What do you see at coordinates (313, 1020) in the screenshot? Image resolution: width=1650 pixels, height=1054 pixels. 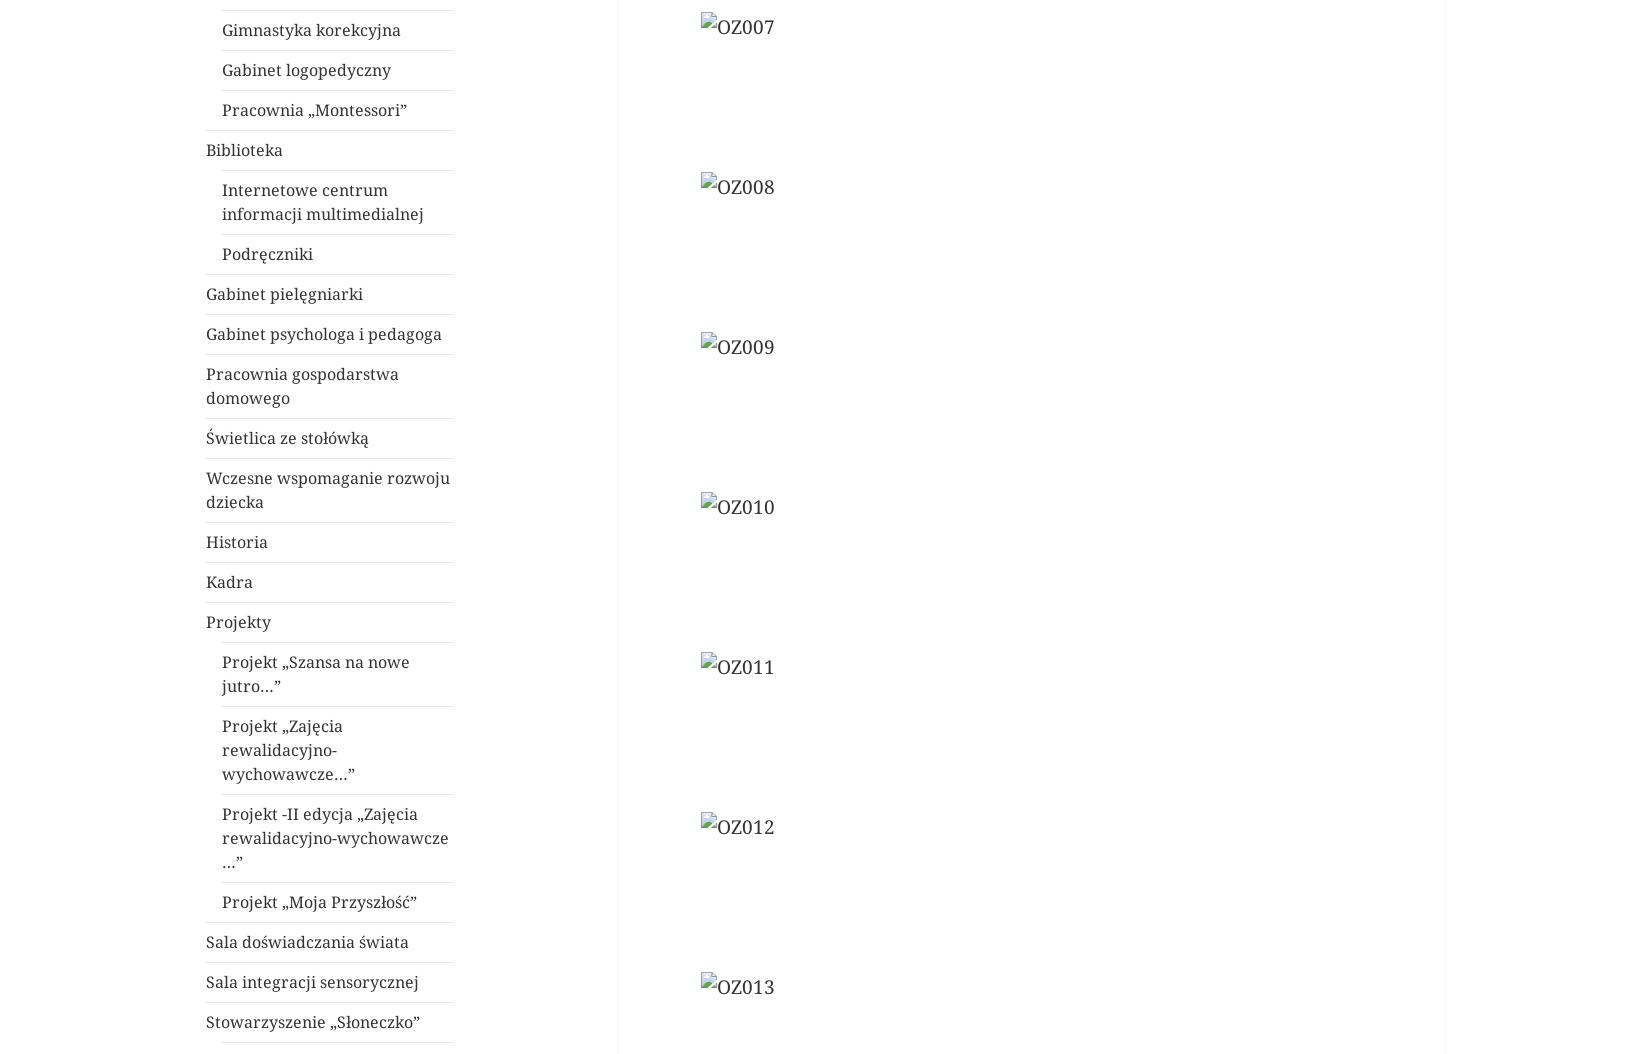 I see `'Stowarzyszenie „Słoneczko”'` at bounding box center [313, 1020].